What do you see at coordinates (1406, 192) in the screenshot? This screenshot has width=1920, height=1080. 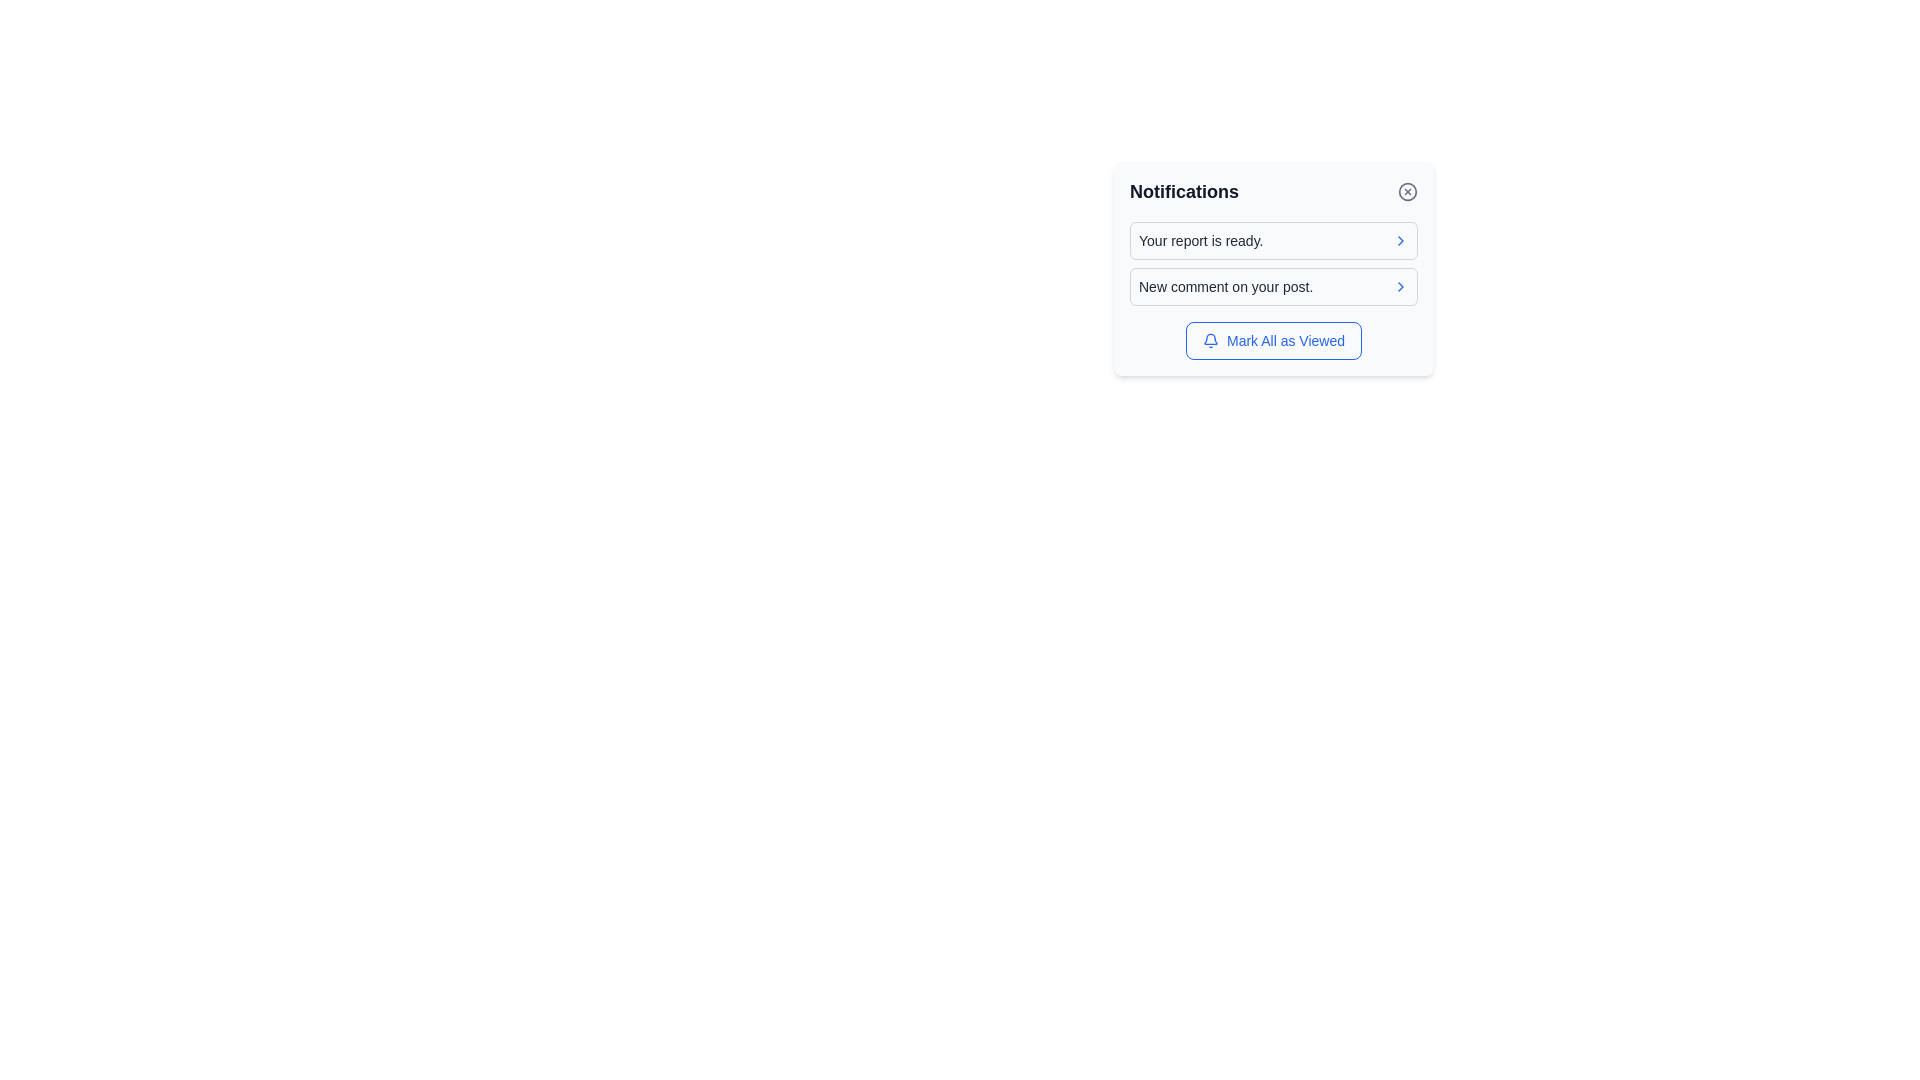 I see `the circular part of the SVG close icon located in the top-right corner of the notification dialog box` at bounding box center [1406, 192].